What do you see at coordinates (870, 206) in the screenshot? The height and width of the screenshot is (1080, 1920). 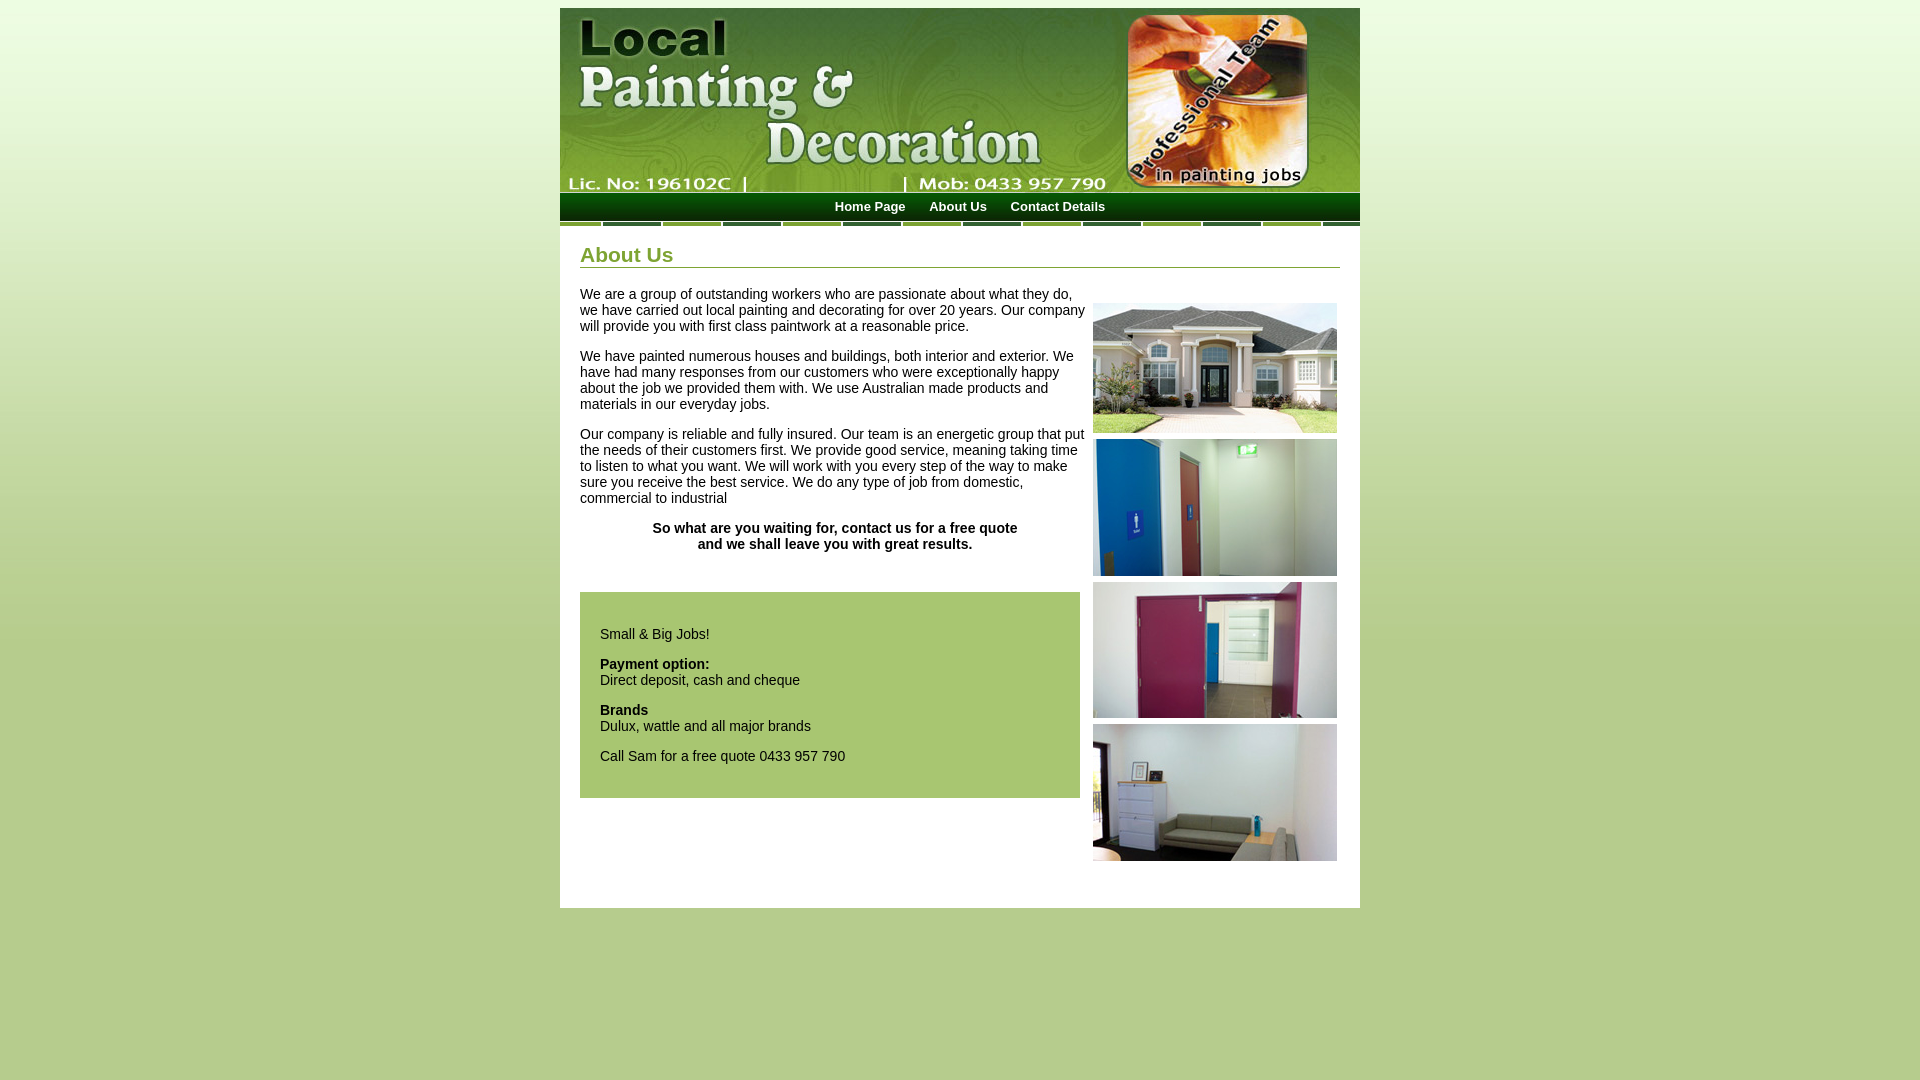 I see `'Home Page'` at bounding box center [870, 206].